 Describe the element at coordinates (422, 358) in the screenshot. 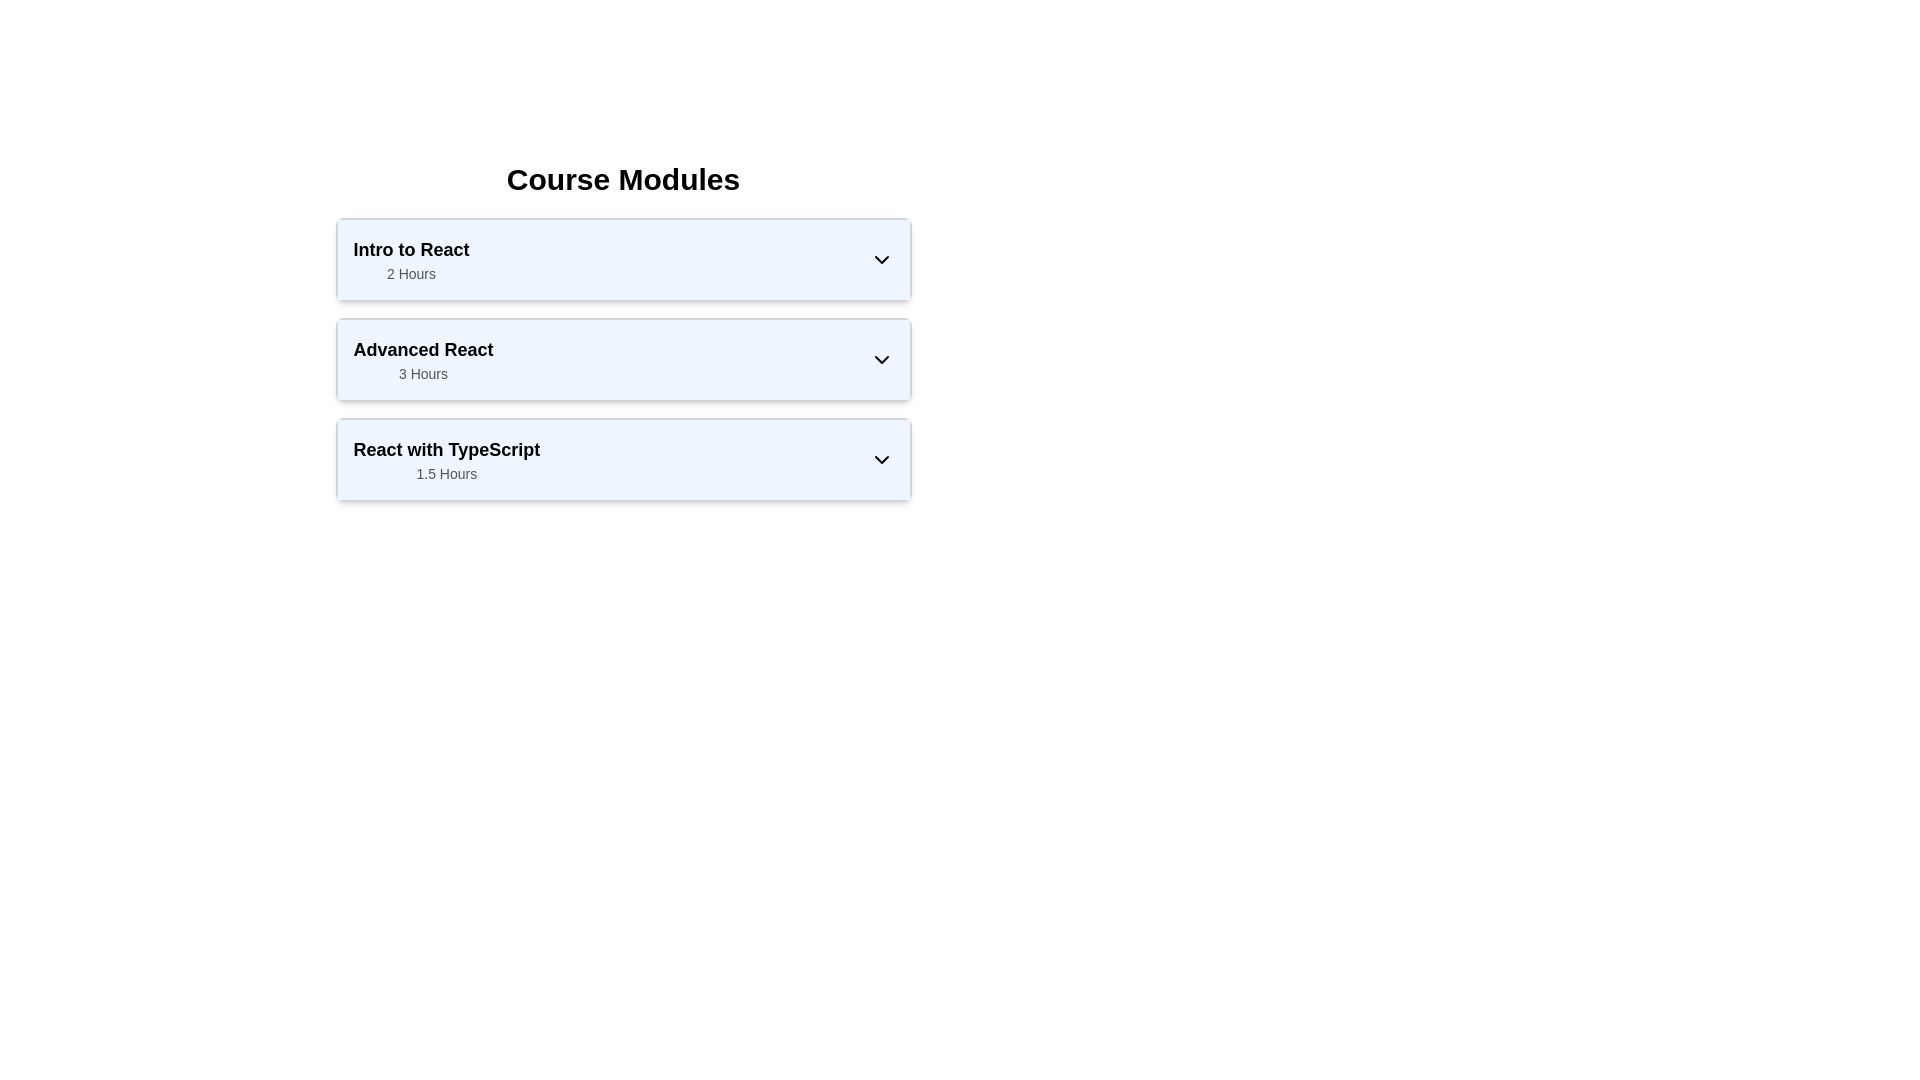

I see `the text-based display component labeled 'Advanced React' with keyboard navigation` at that location.